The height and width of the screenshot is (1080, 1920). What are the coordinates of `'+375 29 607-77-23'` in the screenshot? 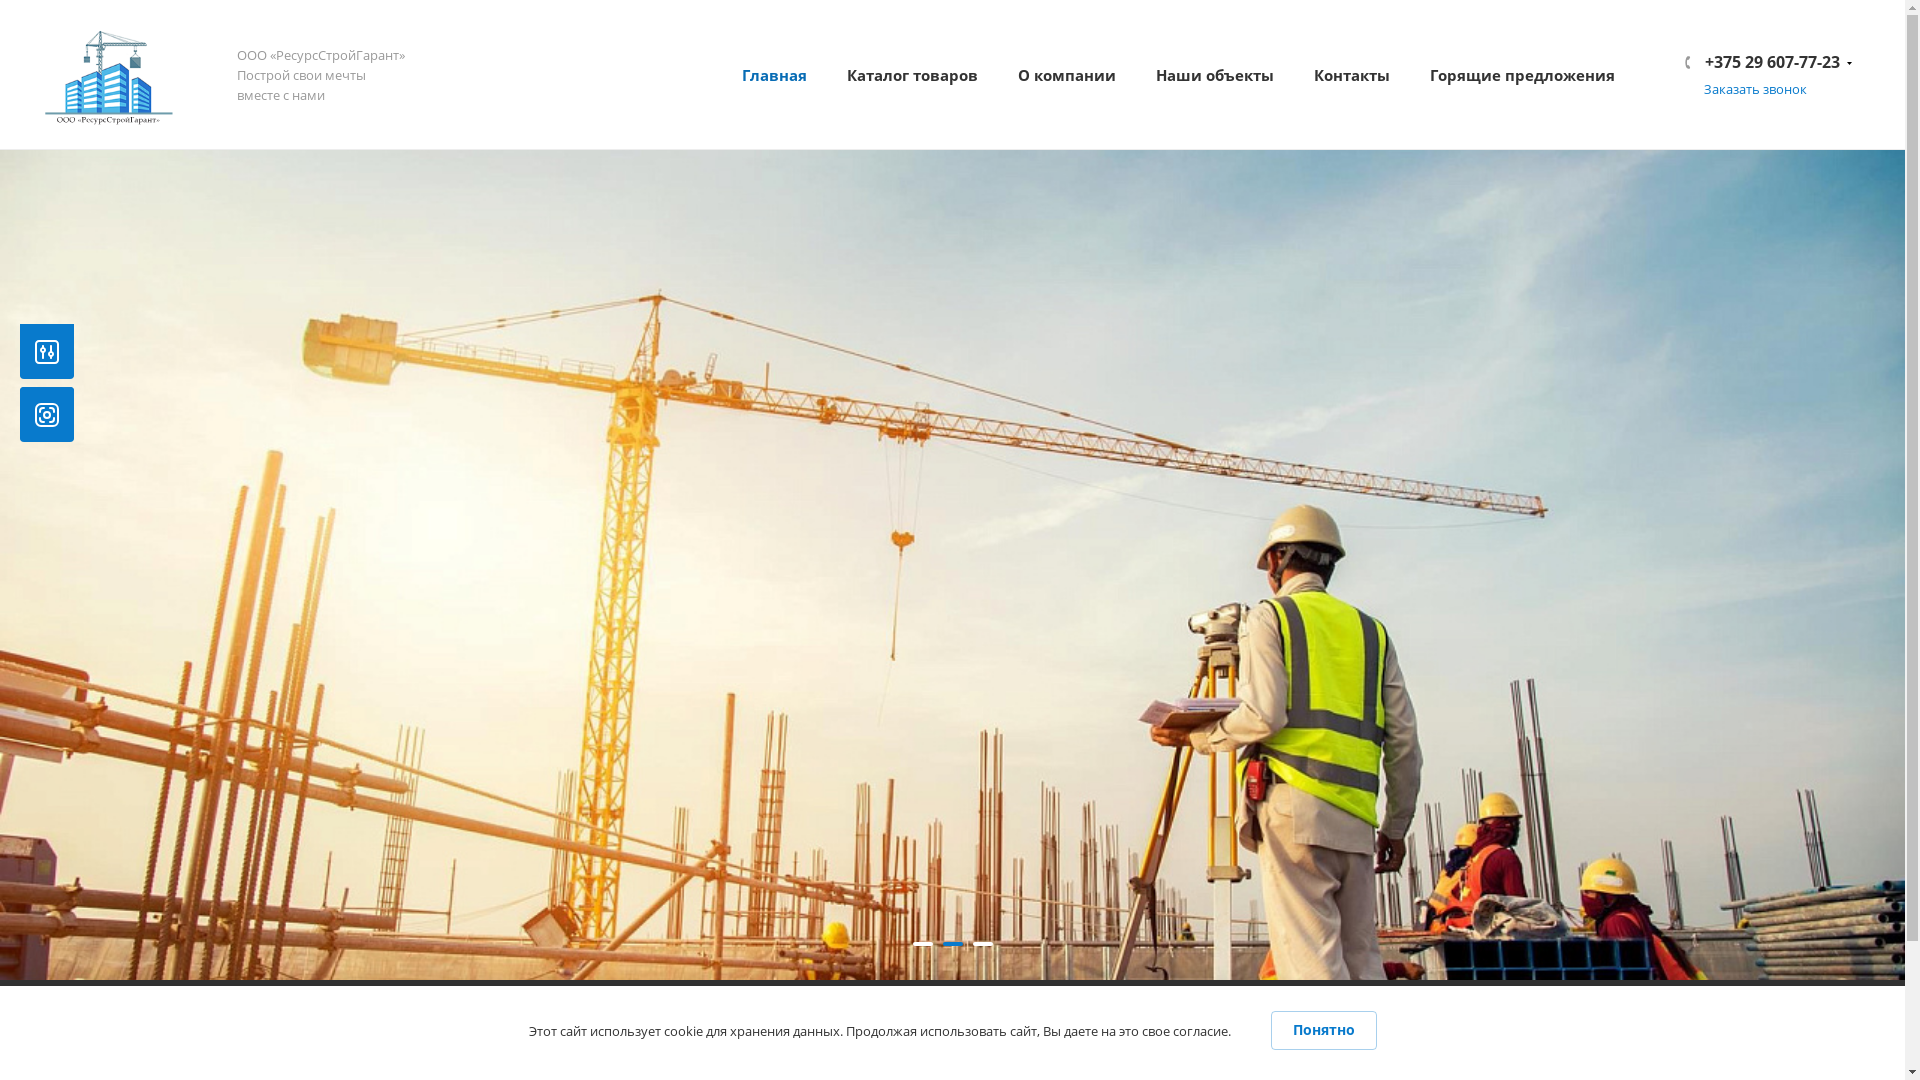 It's located at (1770, 60).